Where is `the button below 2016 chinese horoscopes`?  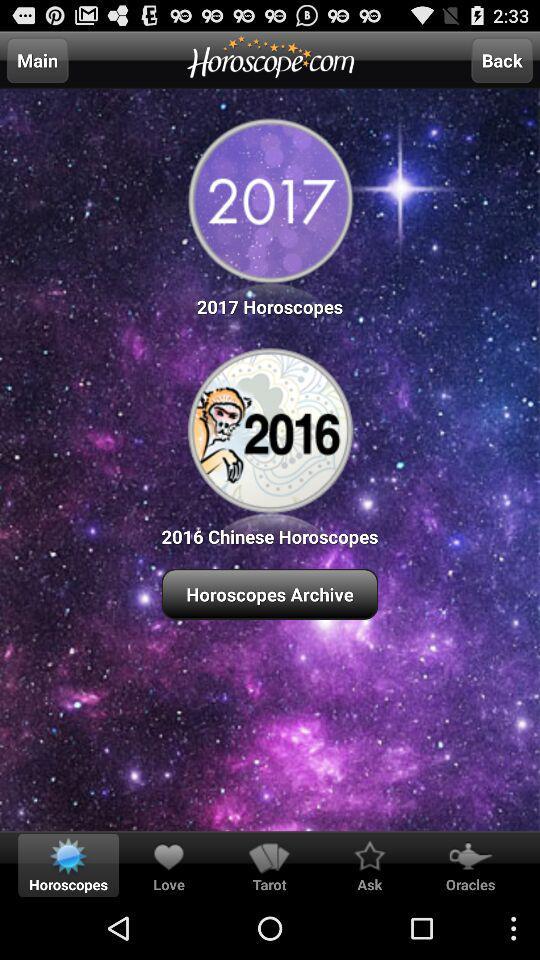 the button below 2016 chinese horoscopes is located at coordinates (270, 594).